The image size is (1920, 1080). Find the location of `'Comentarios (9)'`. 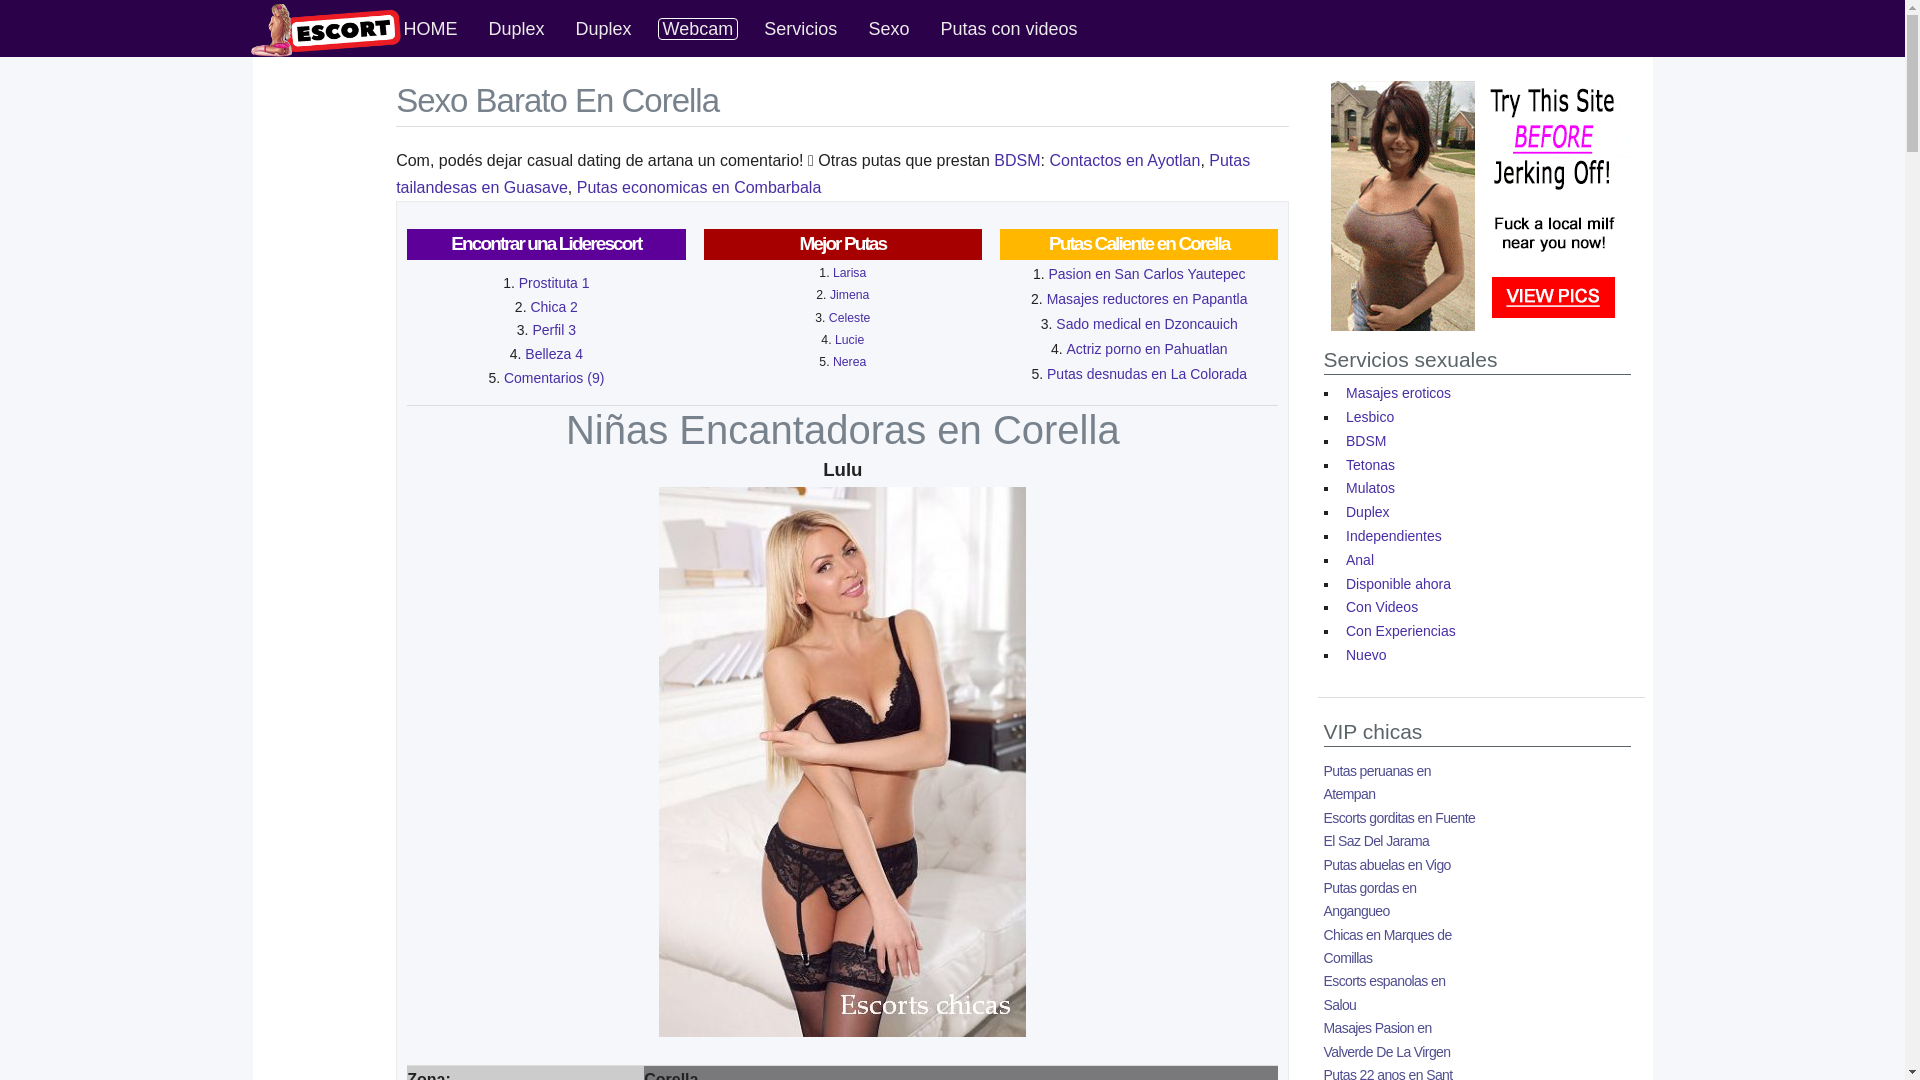

'Comentarios (9)' is located at coordinates (504, 378).